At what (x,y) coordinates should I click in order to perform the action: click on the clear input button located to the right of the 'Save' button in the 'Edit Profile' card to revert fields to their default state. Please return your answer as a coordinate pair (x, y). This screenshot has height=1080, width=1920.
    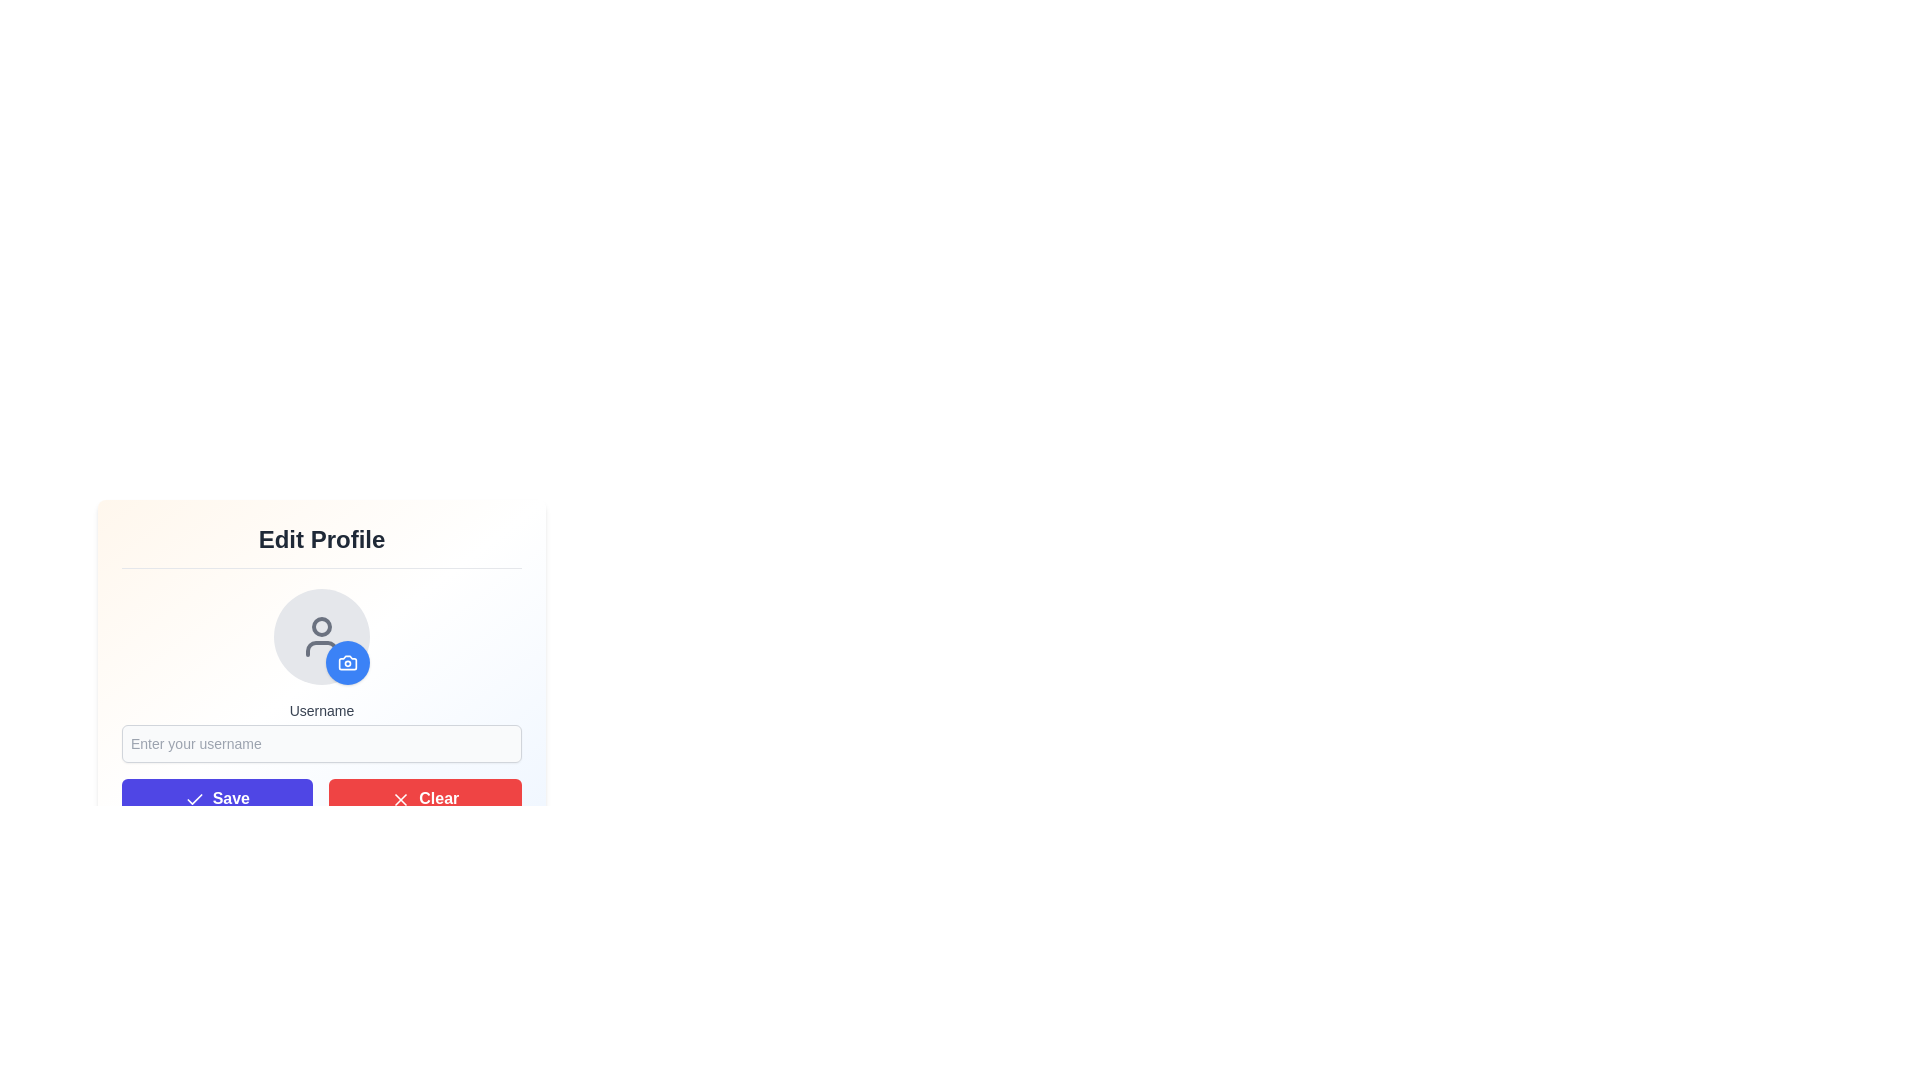
    Looking at the image, I should click on (424, 797).